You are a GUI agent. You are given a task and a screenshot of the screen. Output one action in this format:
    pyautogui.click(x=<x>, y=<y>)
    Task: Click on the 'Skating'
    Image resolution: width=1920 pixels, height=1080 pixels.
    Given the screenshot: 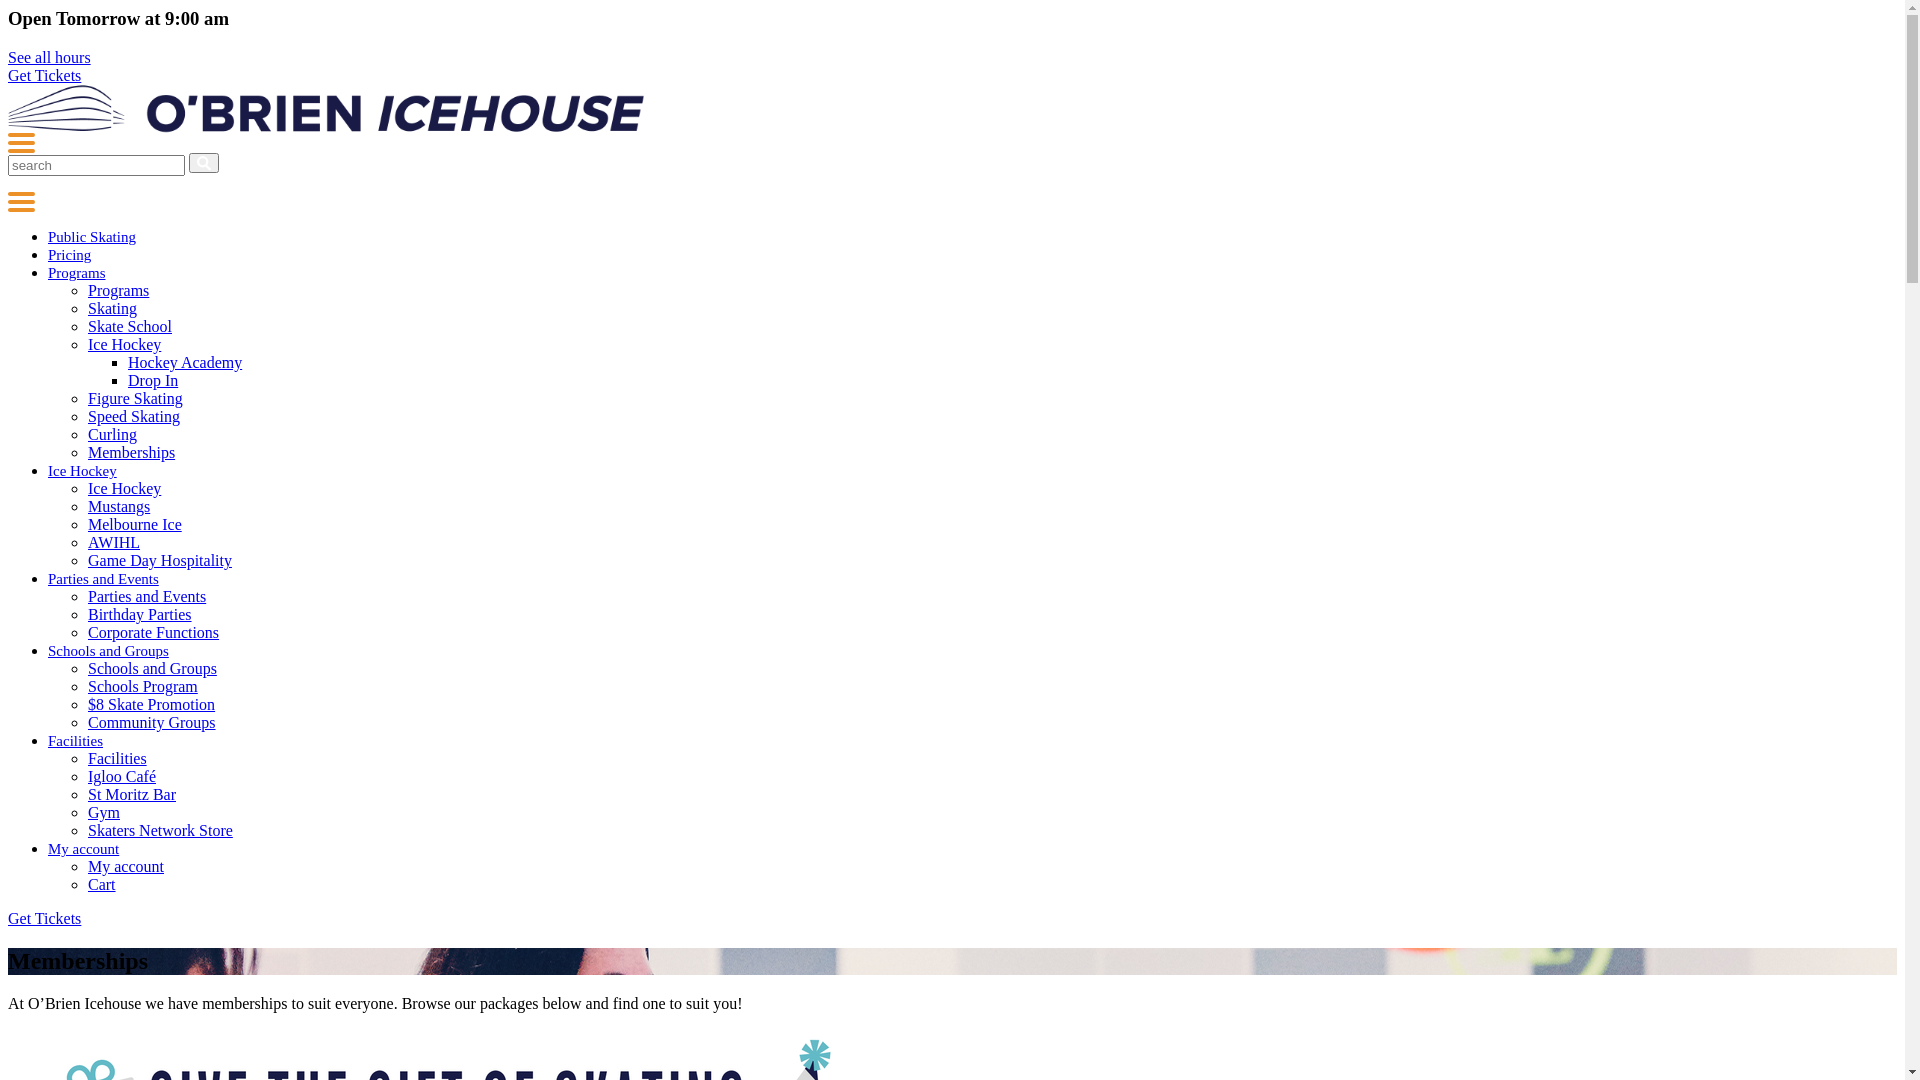 What is the action you would take?
    pyautogui.click(x=111, y=308)
    